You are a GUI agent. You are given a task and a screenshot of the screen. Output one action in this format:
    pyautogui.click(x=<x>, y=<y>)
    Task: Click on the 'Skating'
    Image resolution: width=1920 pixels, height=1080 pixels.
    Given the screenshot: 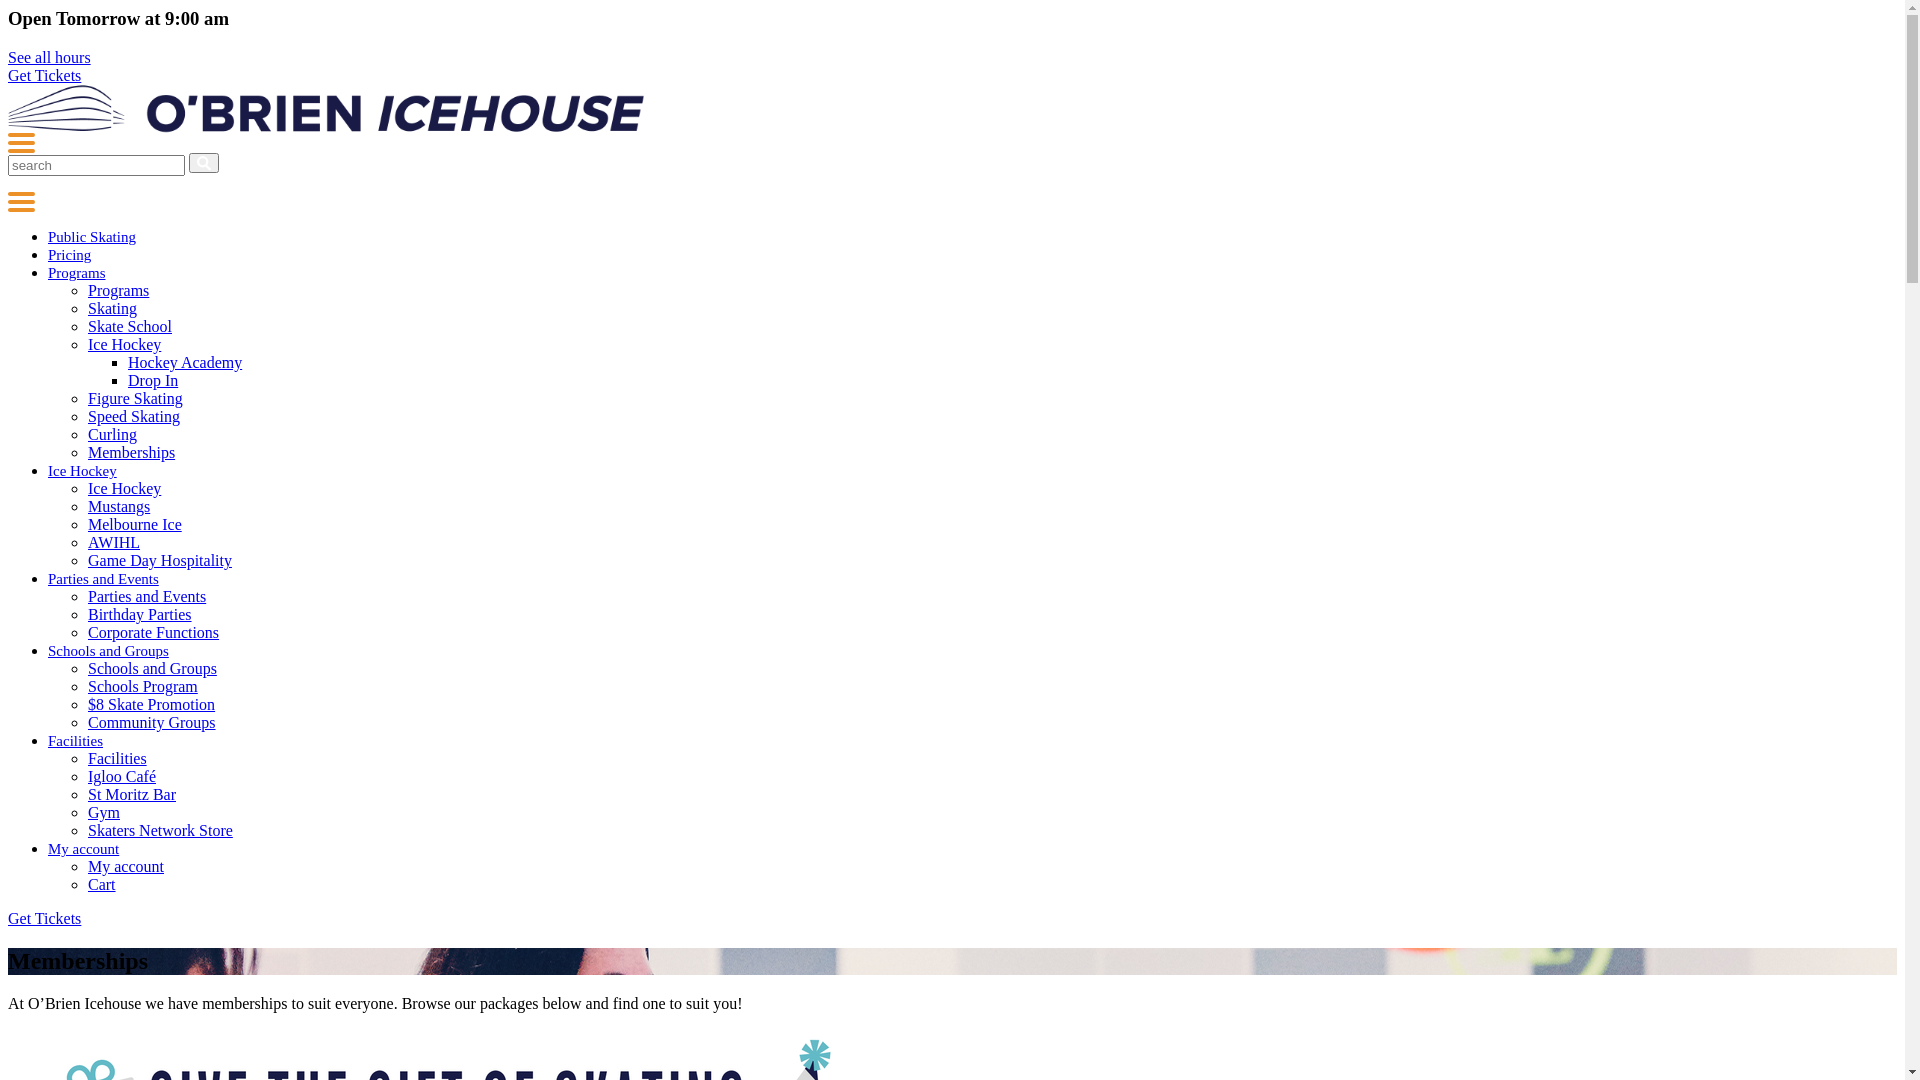 What is the action you would take?
    pyautogui.click(x=111, y=308)
    